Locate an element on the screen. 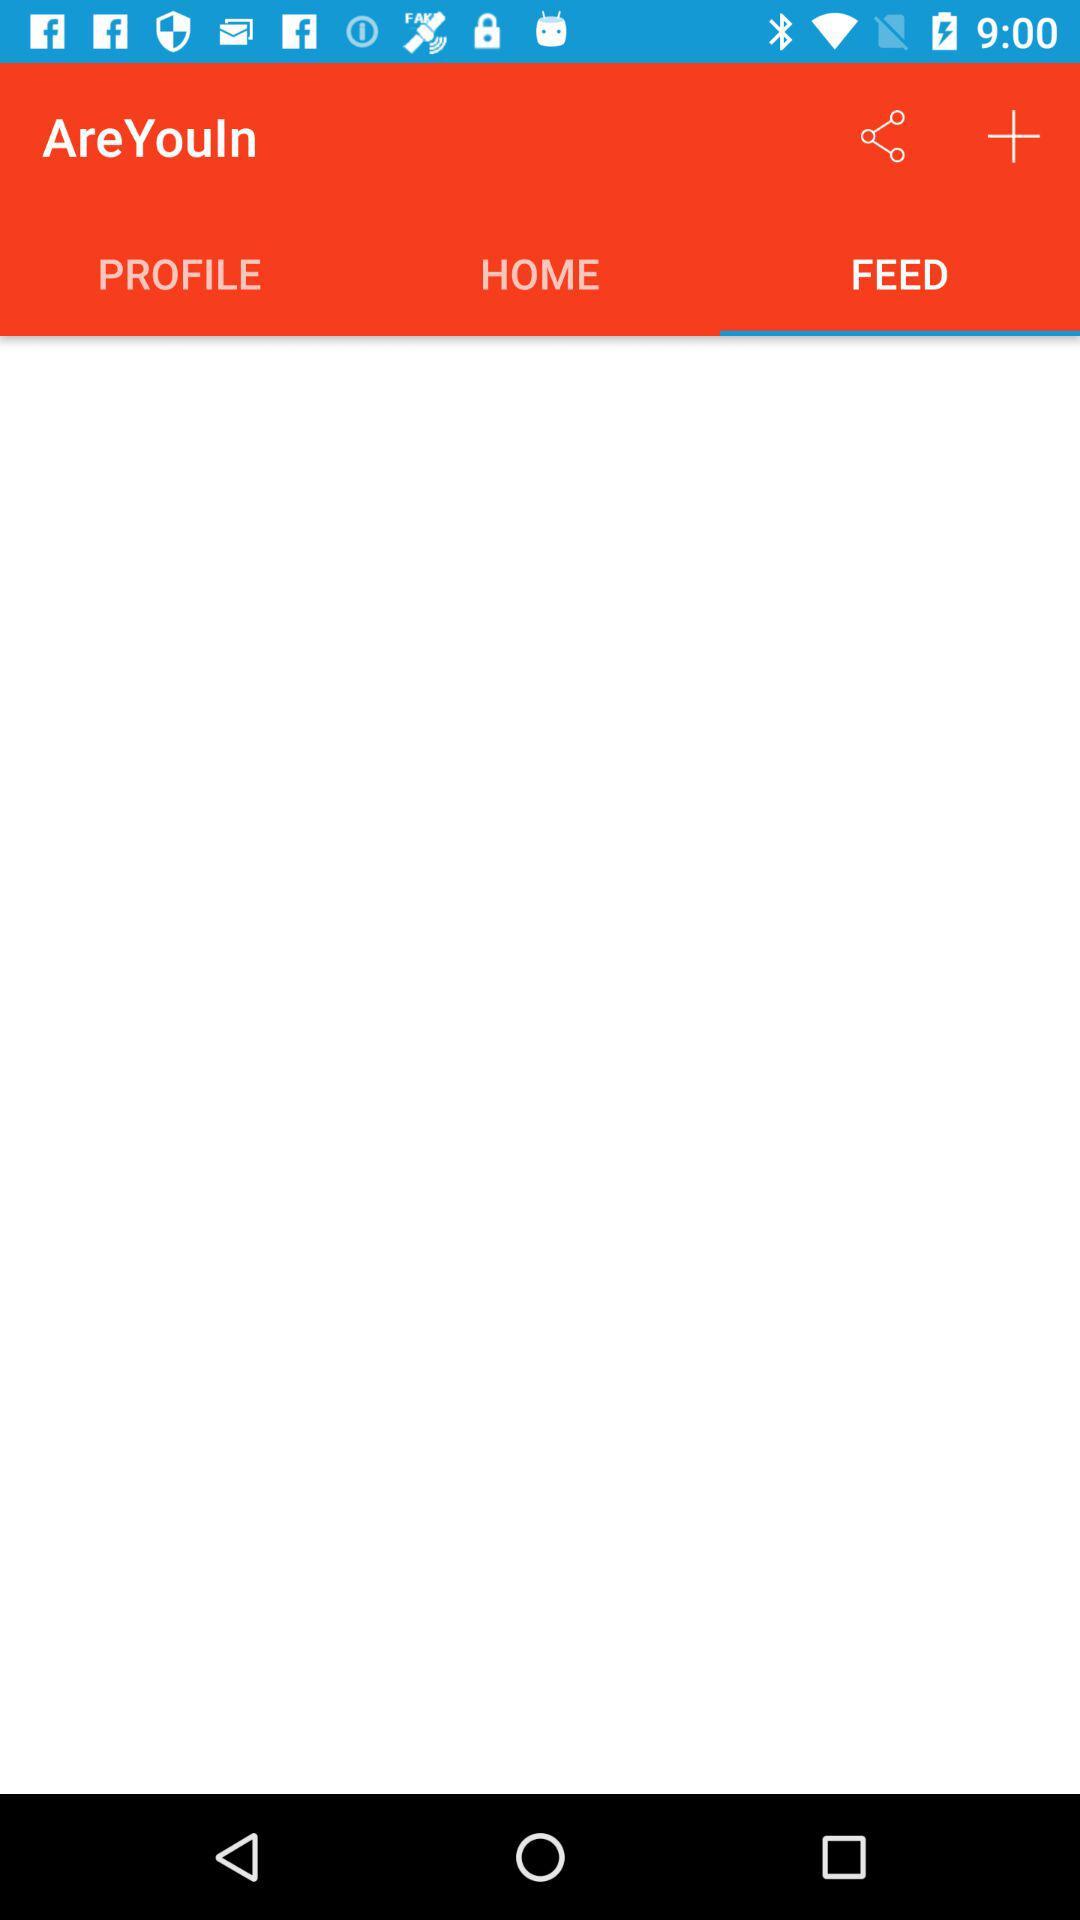 The width and height of the screenshot is (1080, 1920). share is located at coordinates (882, 135).